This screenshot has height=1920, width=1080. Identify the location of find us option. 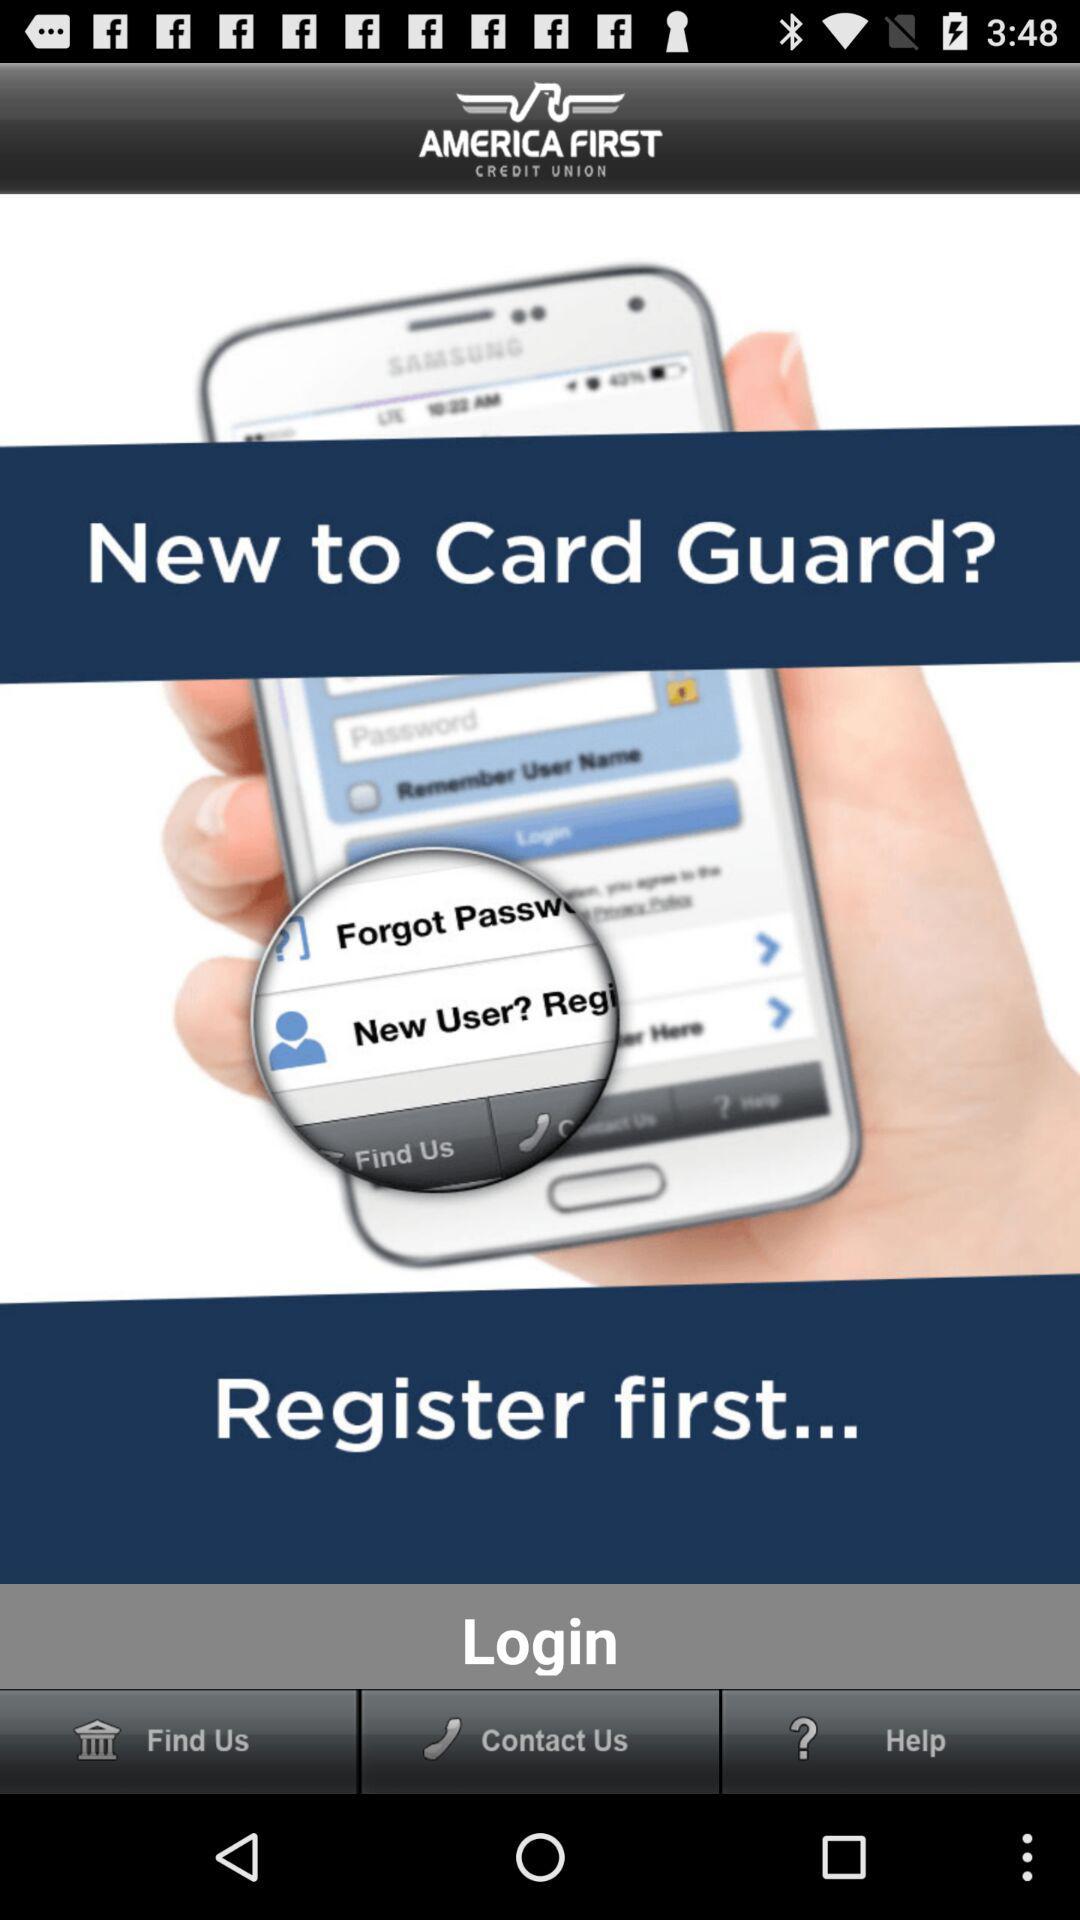
(178, 1740).